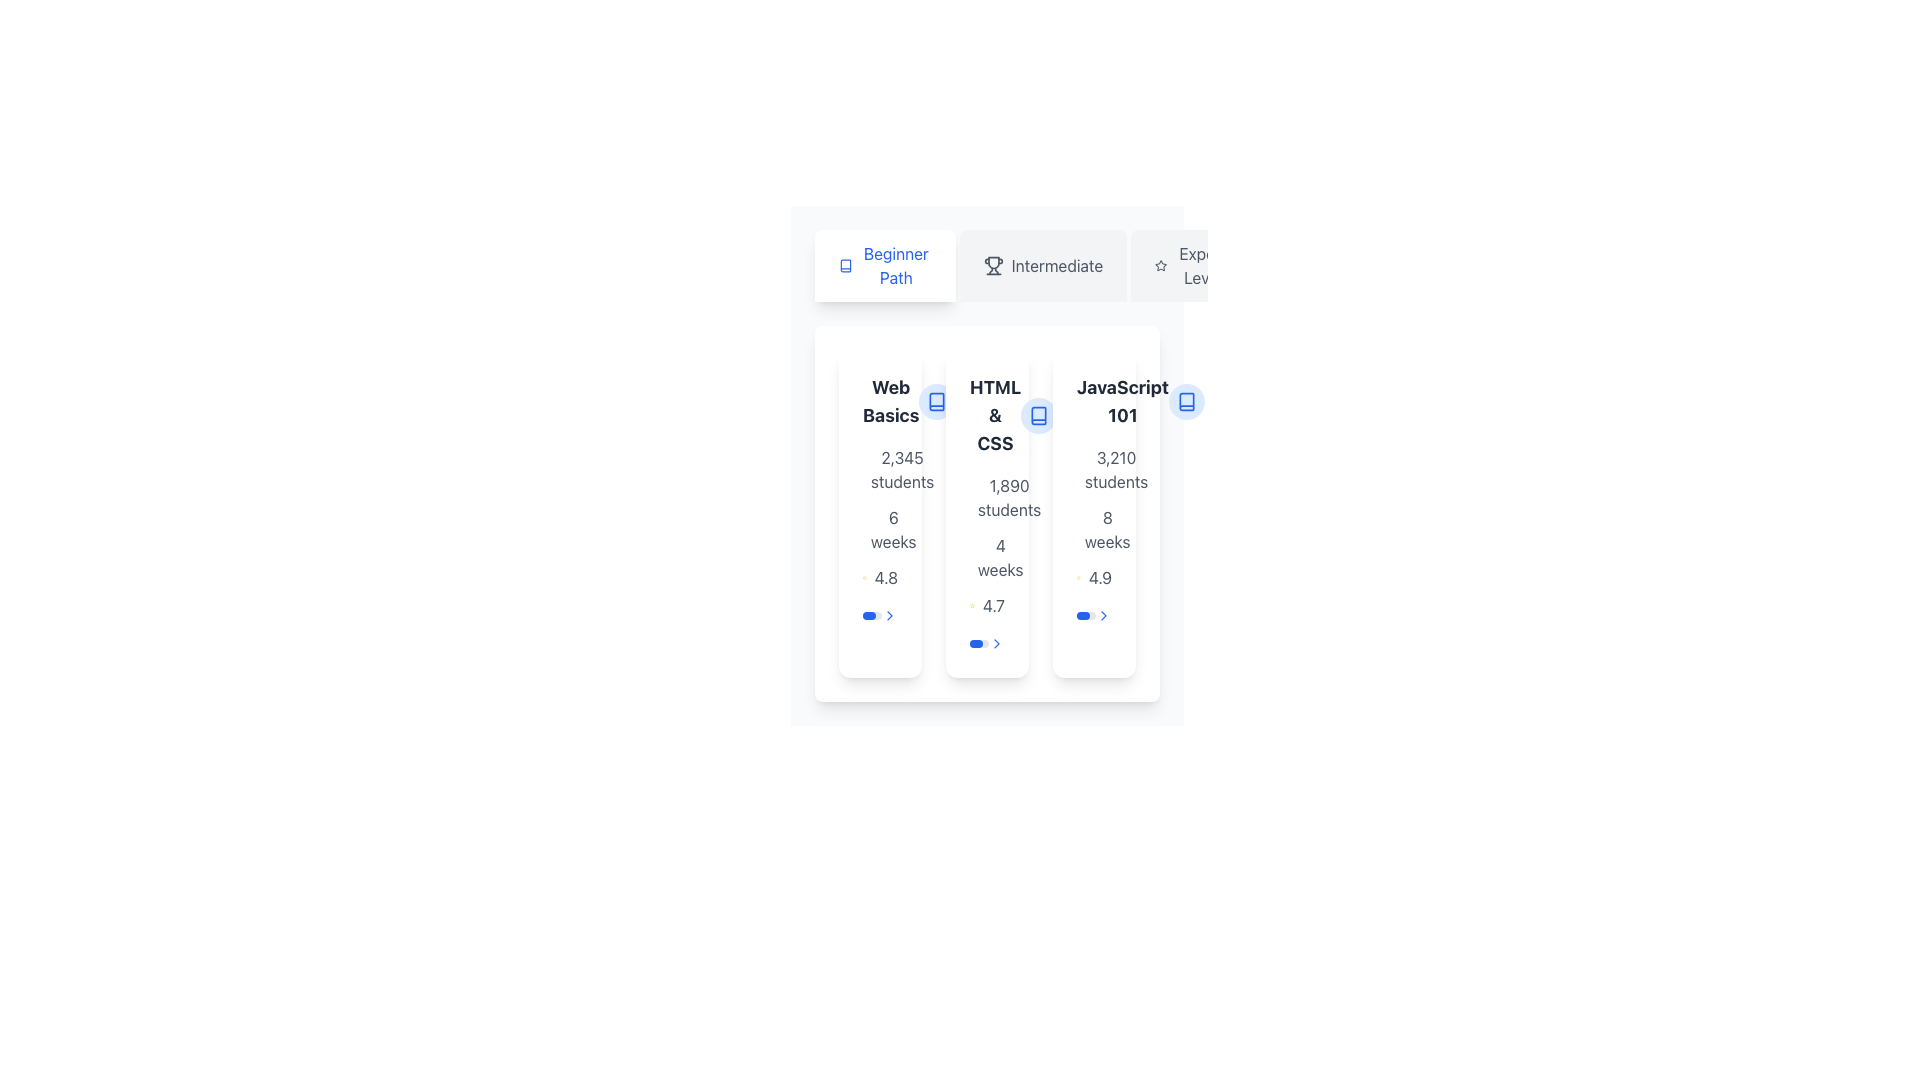  I want to click on the Circle SVG component within the clock icon that is positioned under the text '8 weeks' related to the 'JavaScript 101' course card, so click(1088, 532).